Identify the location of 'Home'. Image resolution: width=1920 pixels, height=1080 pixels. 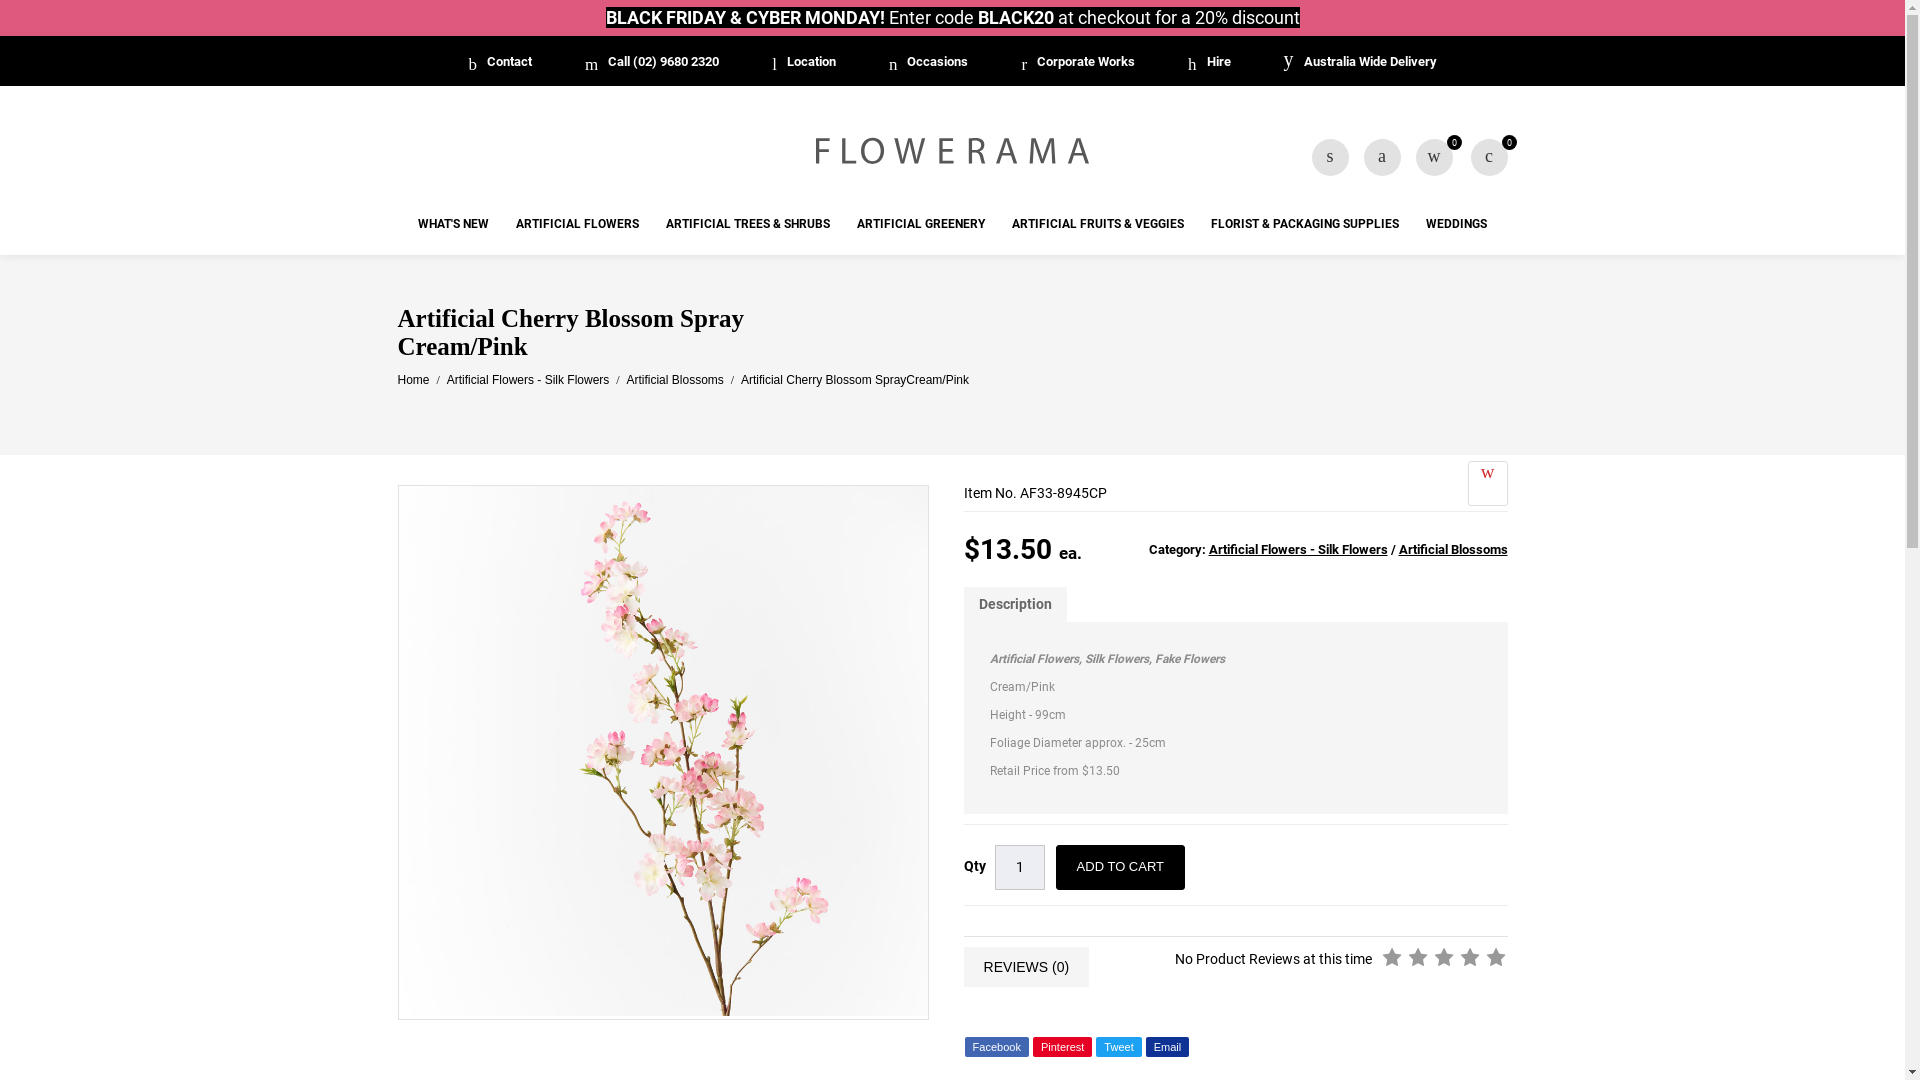
(412, 380).